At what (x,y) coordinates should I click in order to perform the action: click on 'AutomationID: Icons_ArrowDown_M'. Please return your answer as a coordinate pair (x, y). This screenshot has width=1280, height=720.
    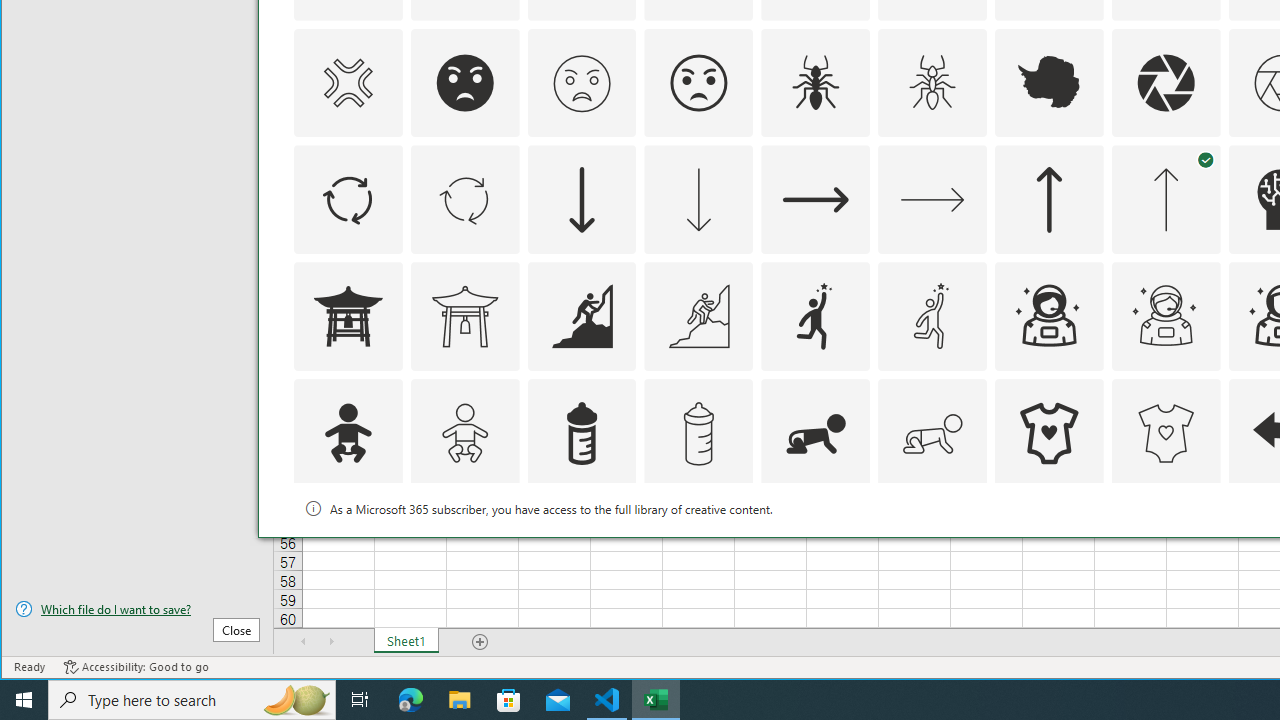
    Looking at the image, I should click on (698, 200).